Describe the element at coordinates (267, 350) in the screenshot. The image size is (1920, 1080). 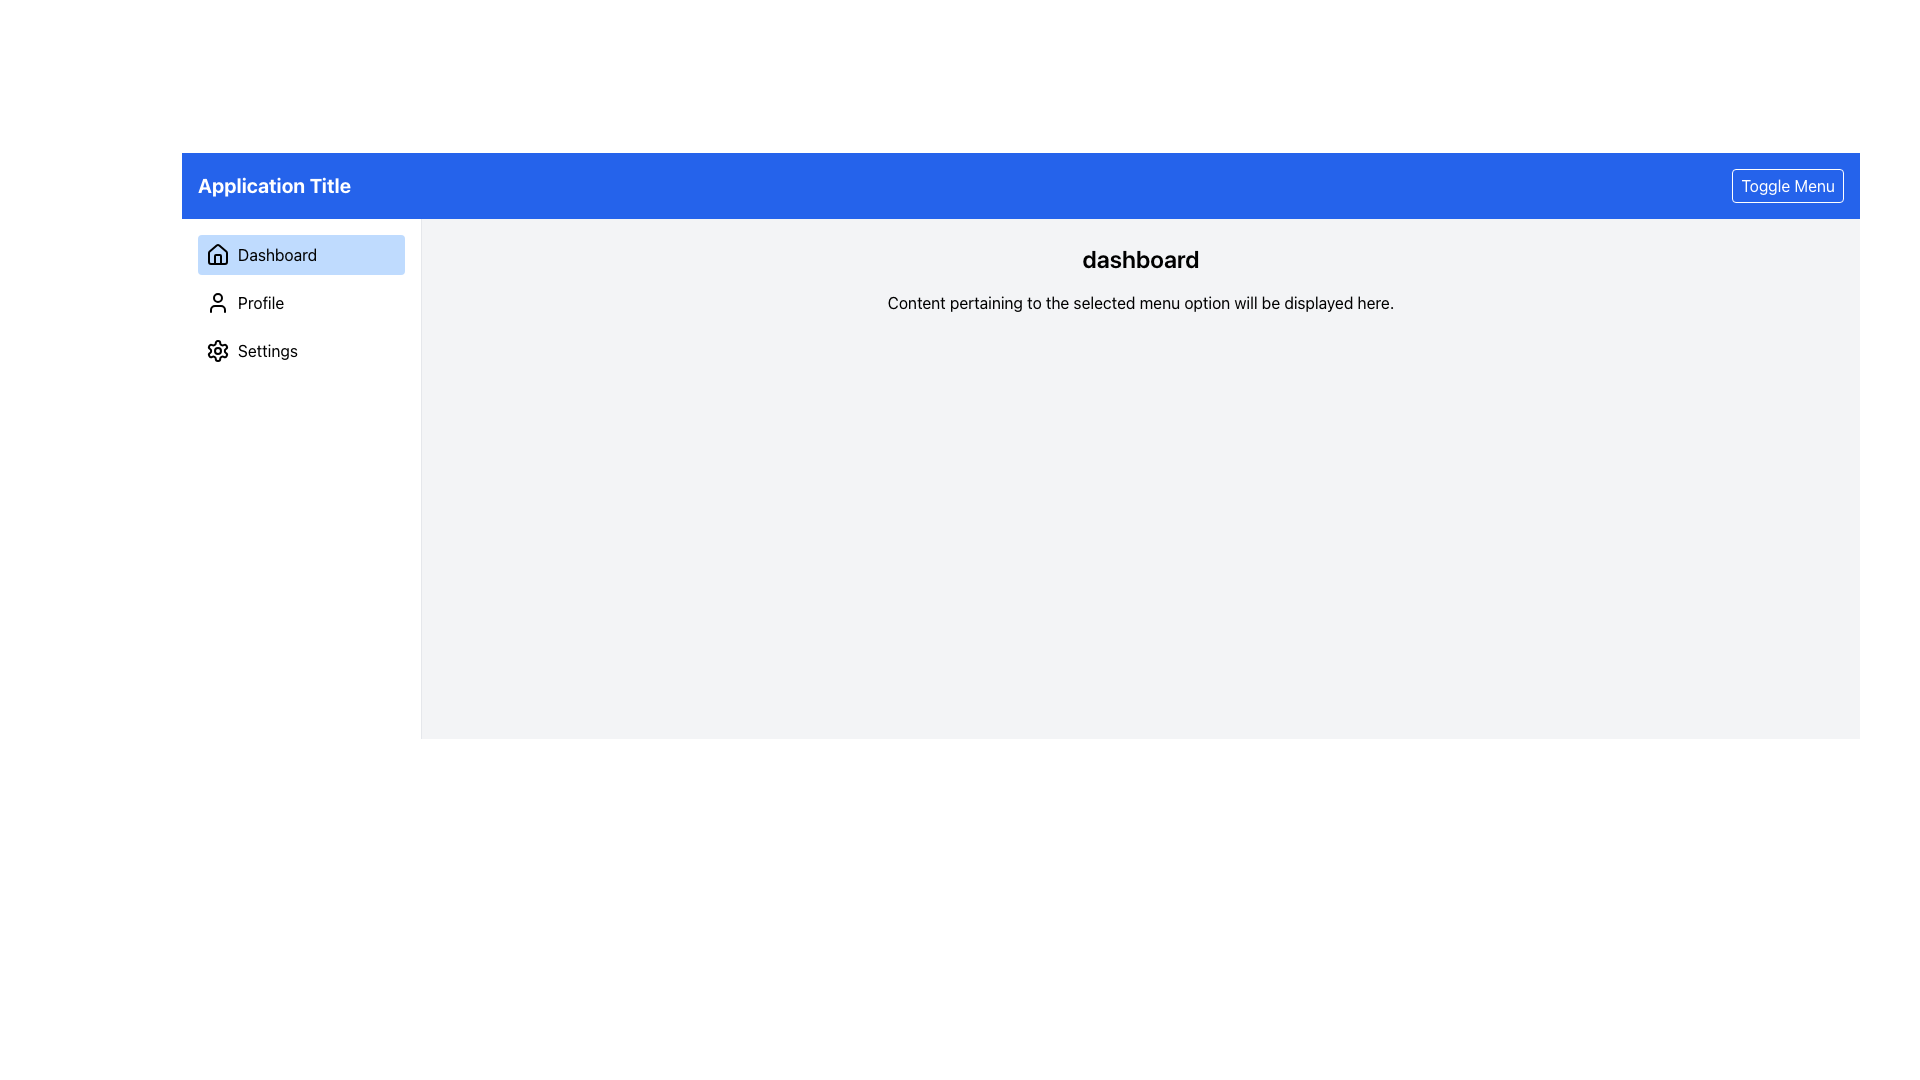
I see `the 'Settings' text label in the vertical navigation menu` at that location.